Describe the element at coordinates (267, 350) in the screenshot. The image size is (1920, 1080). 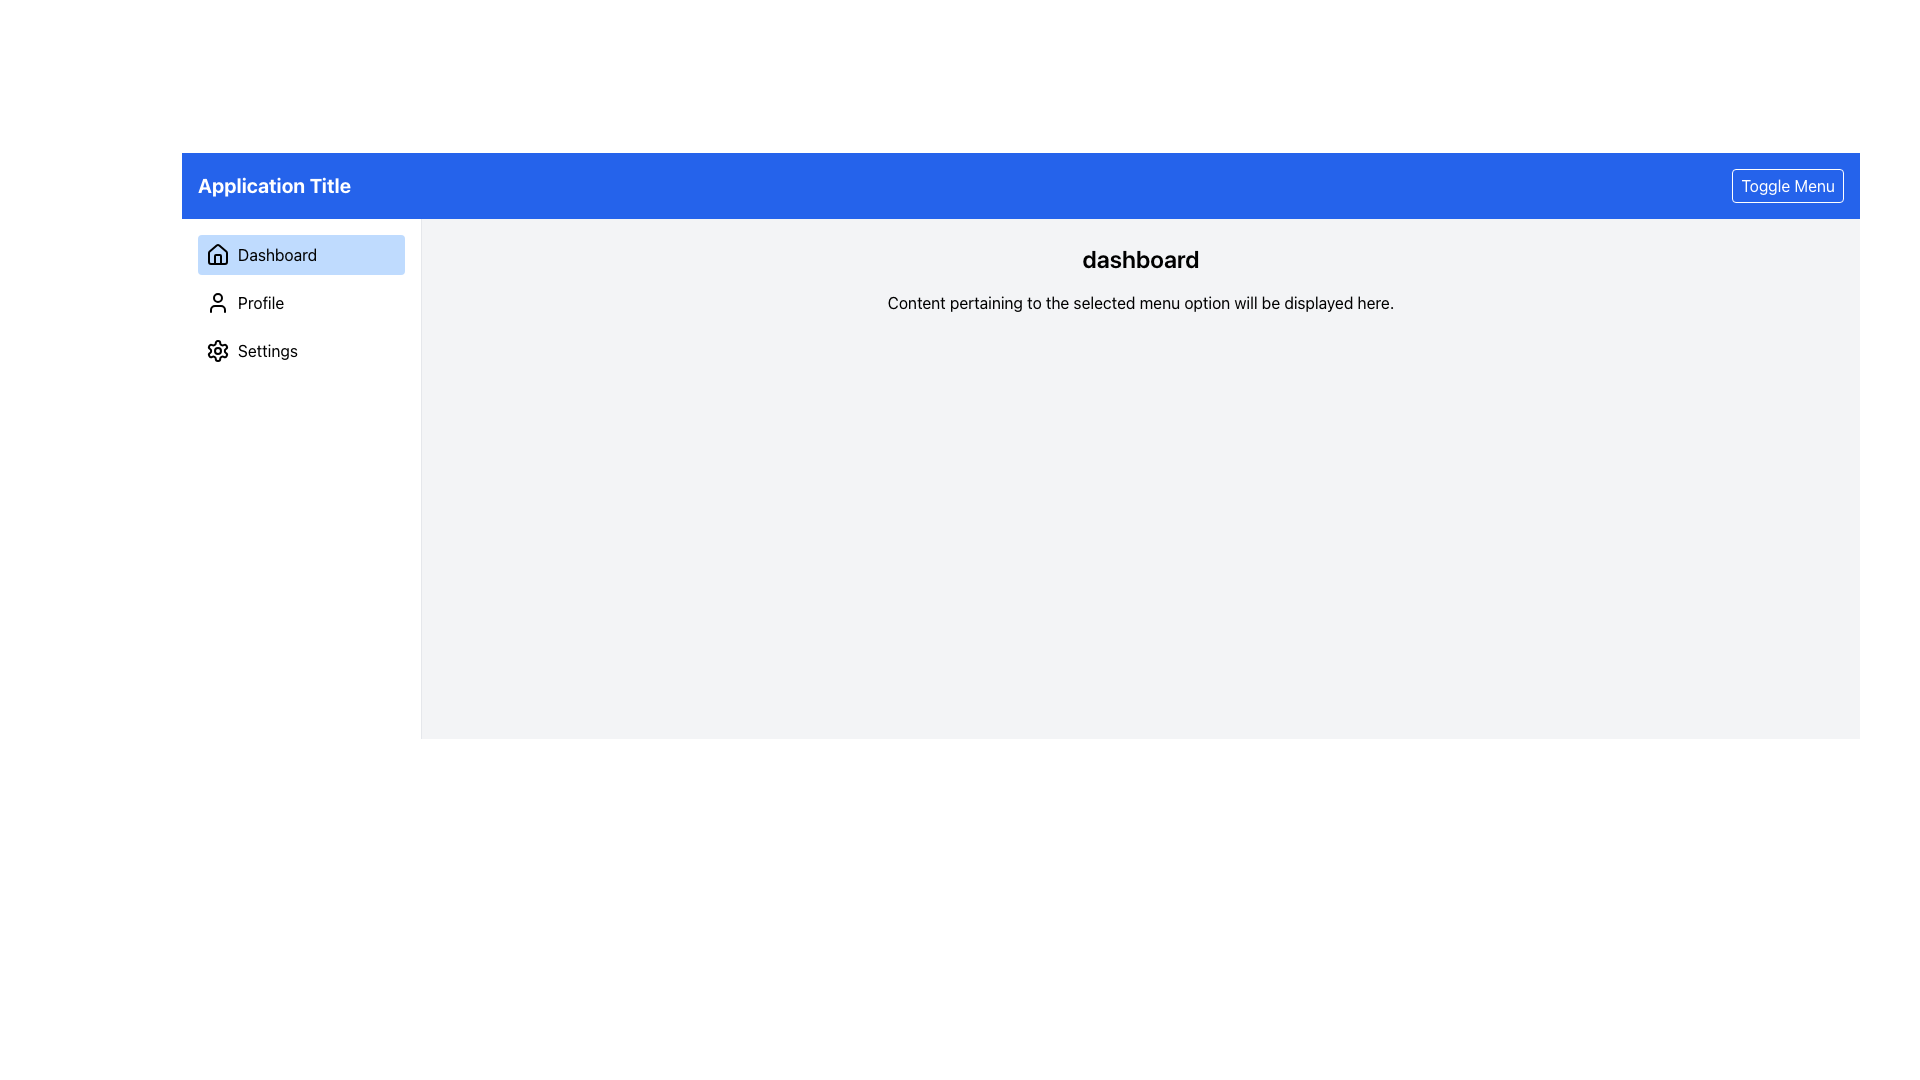
I see `the 'Settings' text label in the vertical navigation menu` at that location.